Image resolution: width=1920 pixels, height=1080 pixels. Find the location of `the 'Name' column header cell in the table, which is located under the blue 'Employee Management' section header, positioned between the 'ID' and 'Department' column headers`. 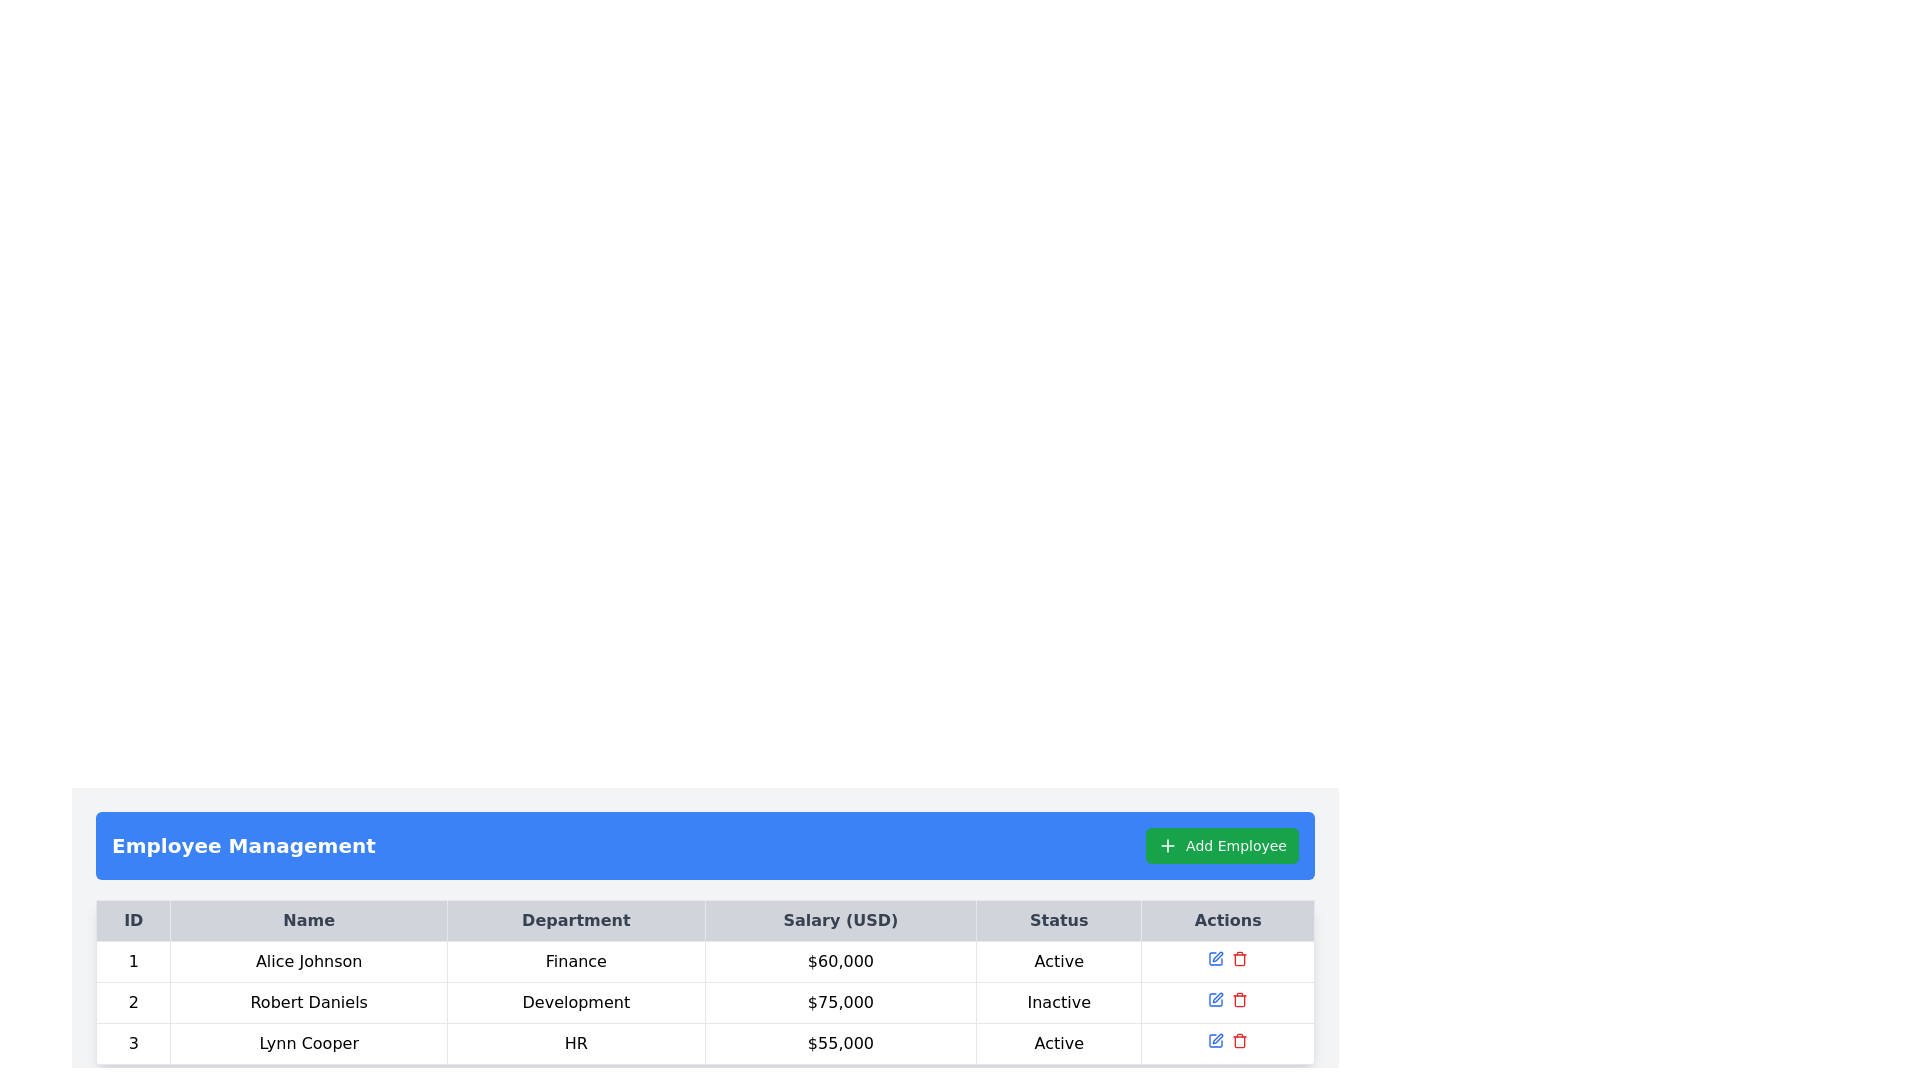

the 'Name' column header cell in the table, which is located under the blue 'Employee Management' section header, positioned between the 'ID' and 'Department' column headers is located at coordinates (308, 921).